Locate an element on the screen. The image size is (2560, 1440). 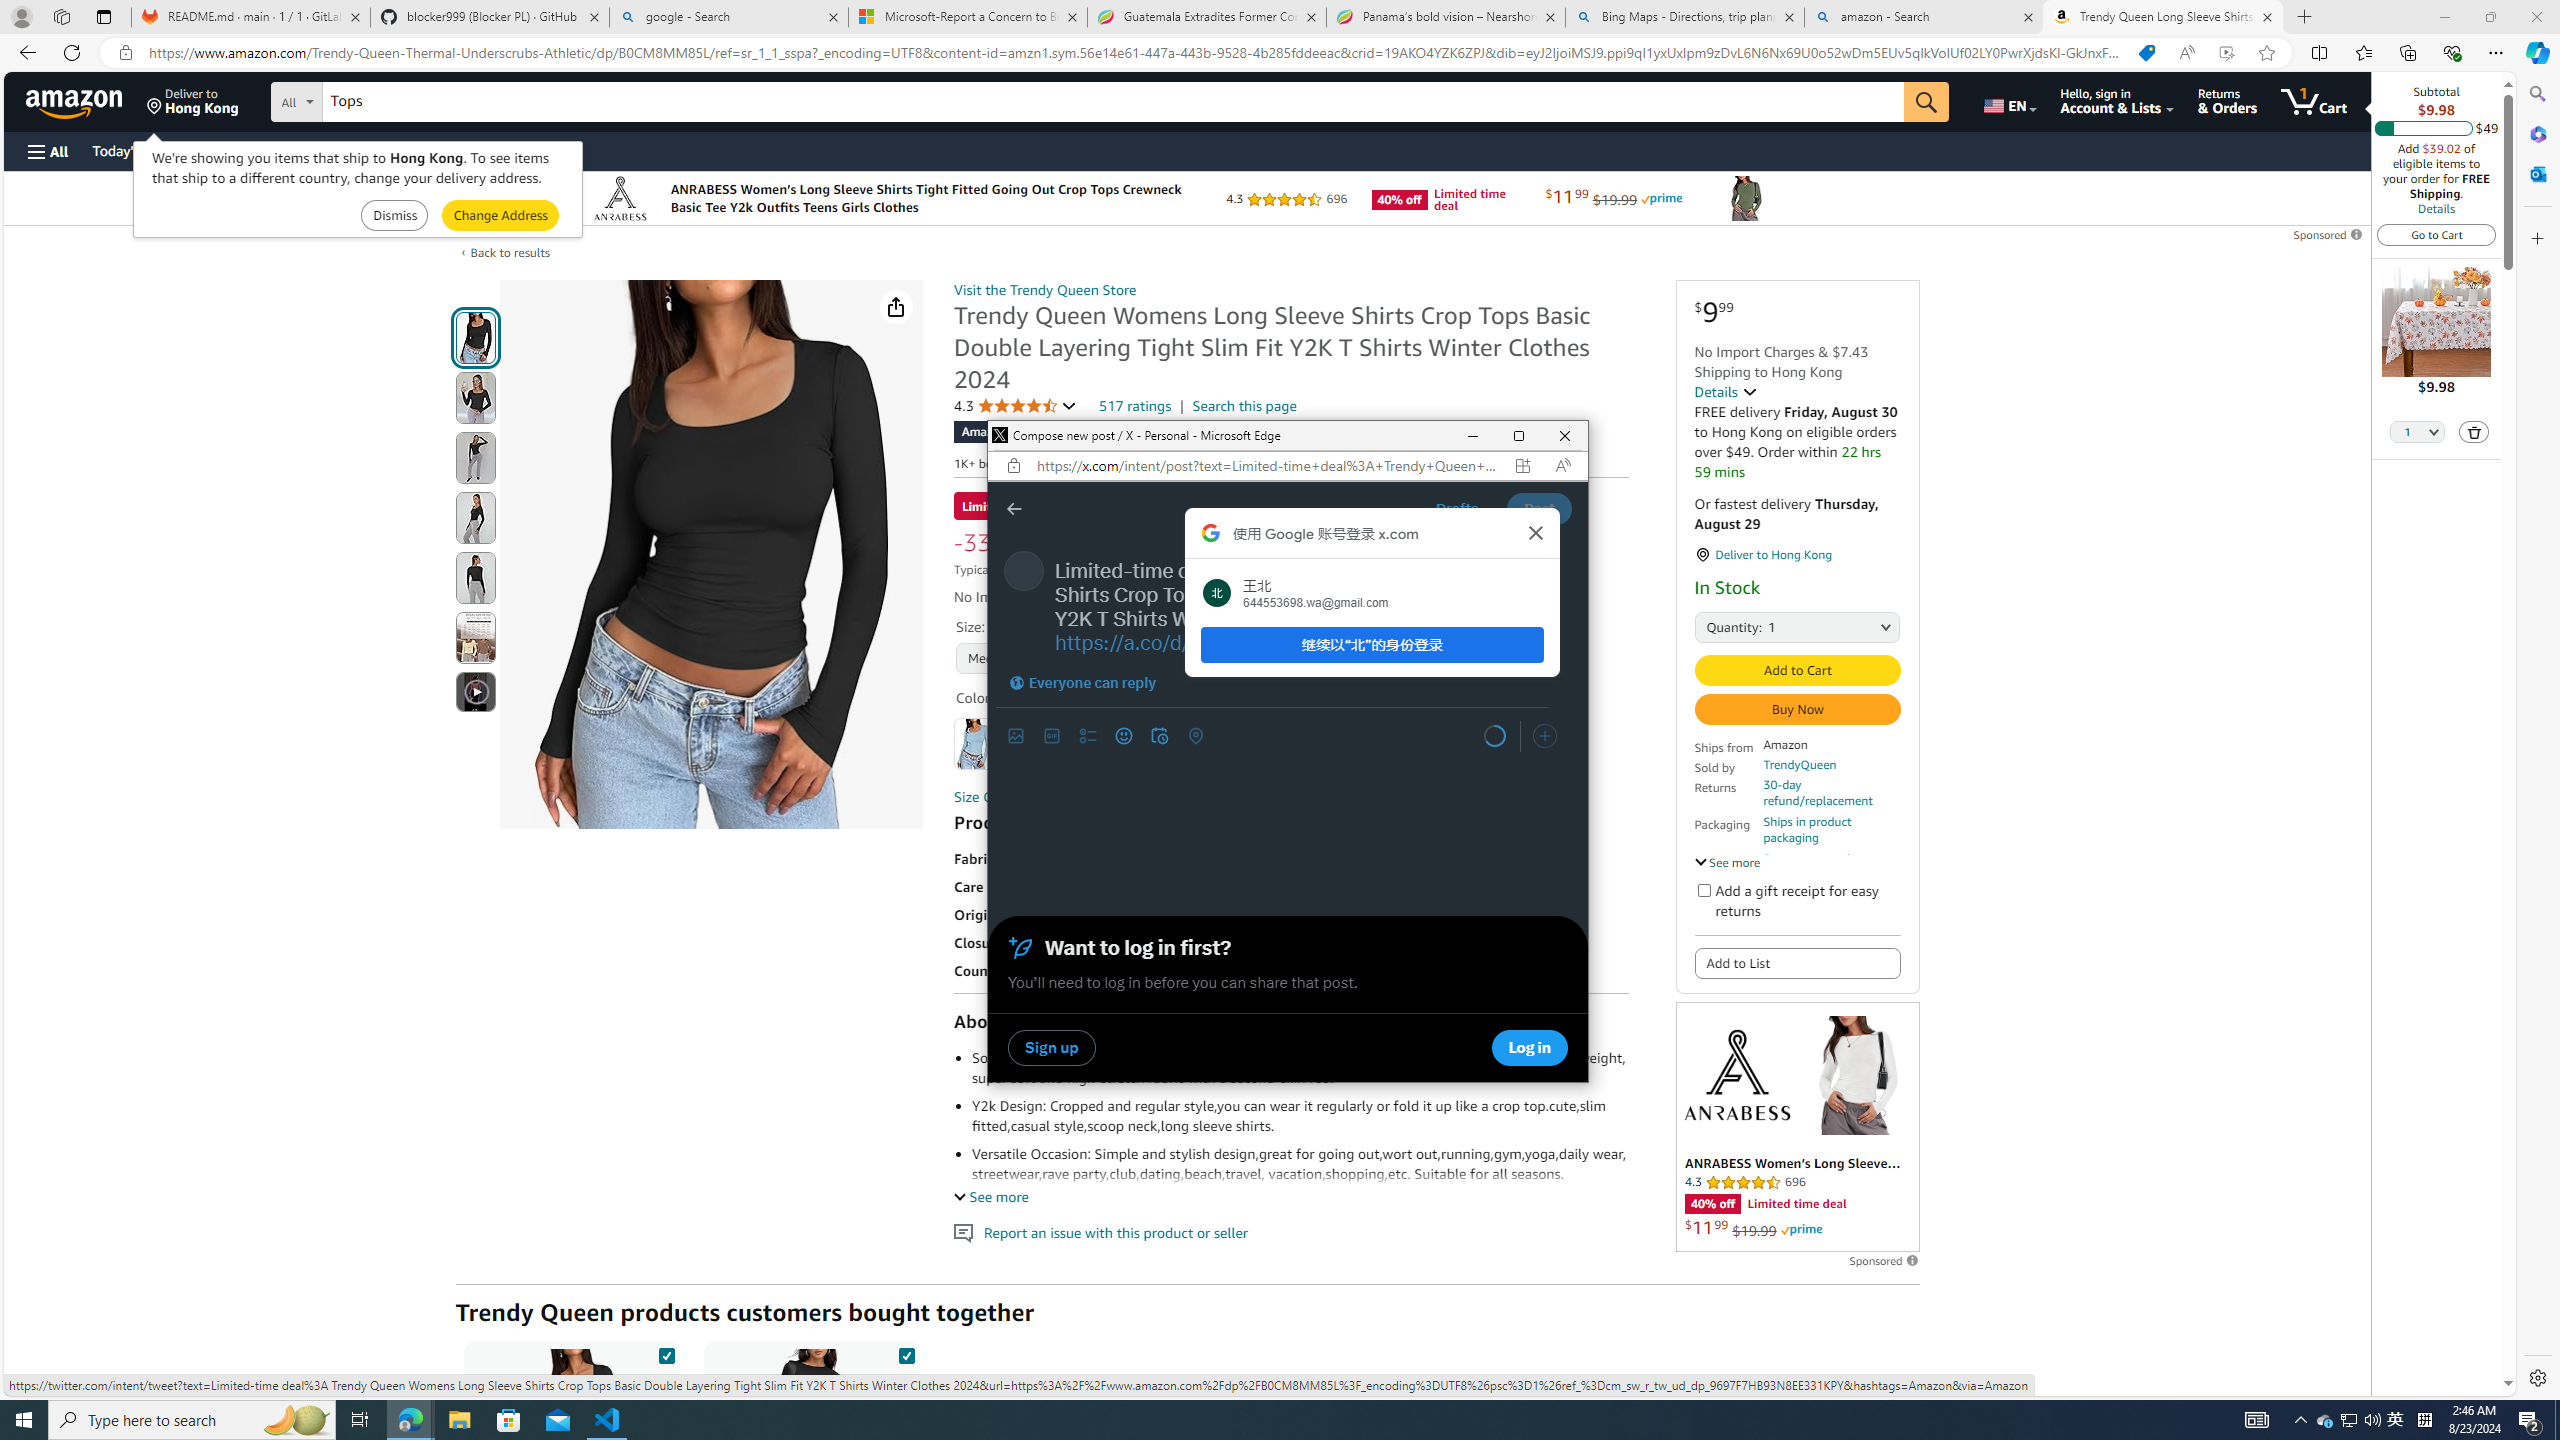
'Quantity:' is located at coordinates (1716, 624).